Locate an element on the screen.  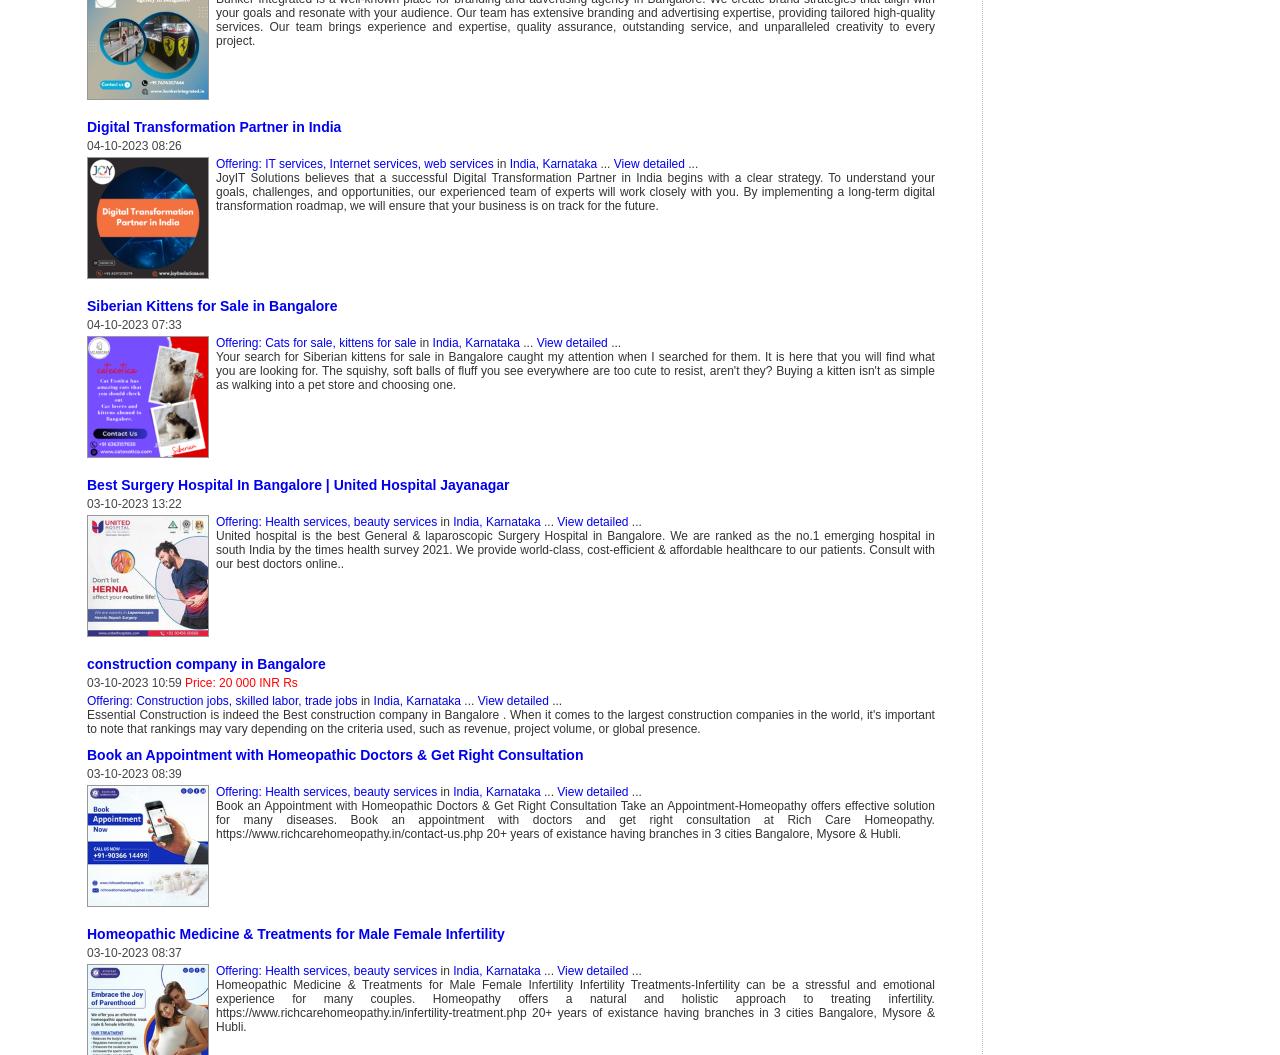
'Offering: Construction jobs, skilled labor, trade jobs' is located at coordinates (86, 698).